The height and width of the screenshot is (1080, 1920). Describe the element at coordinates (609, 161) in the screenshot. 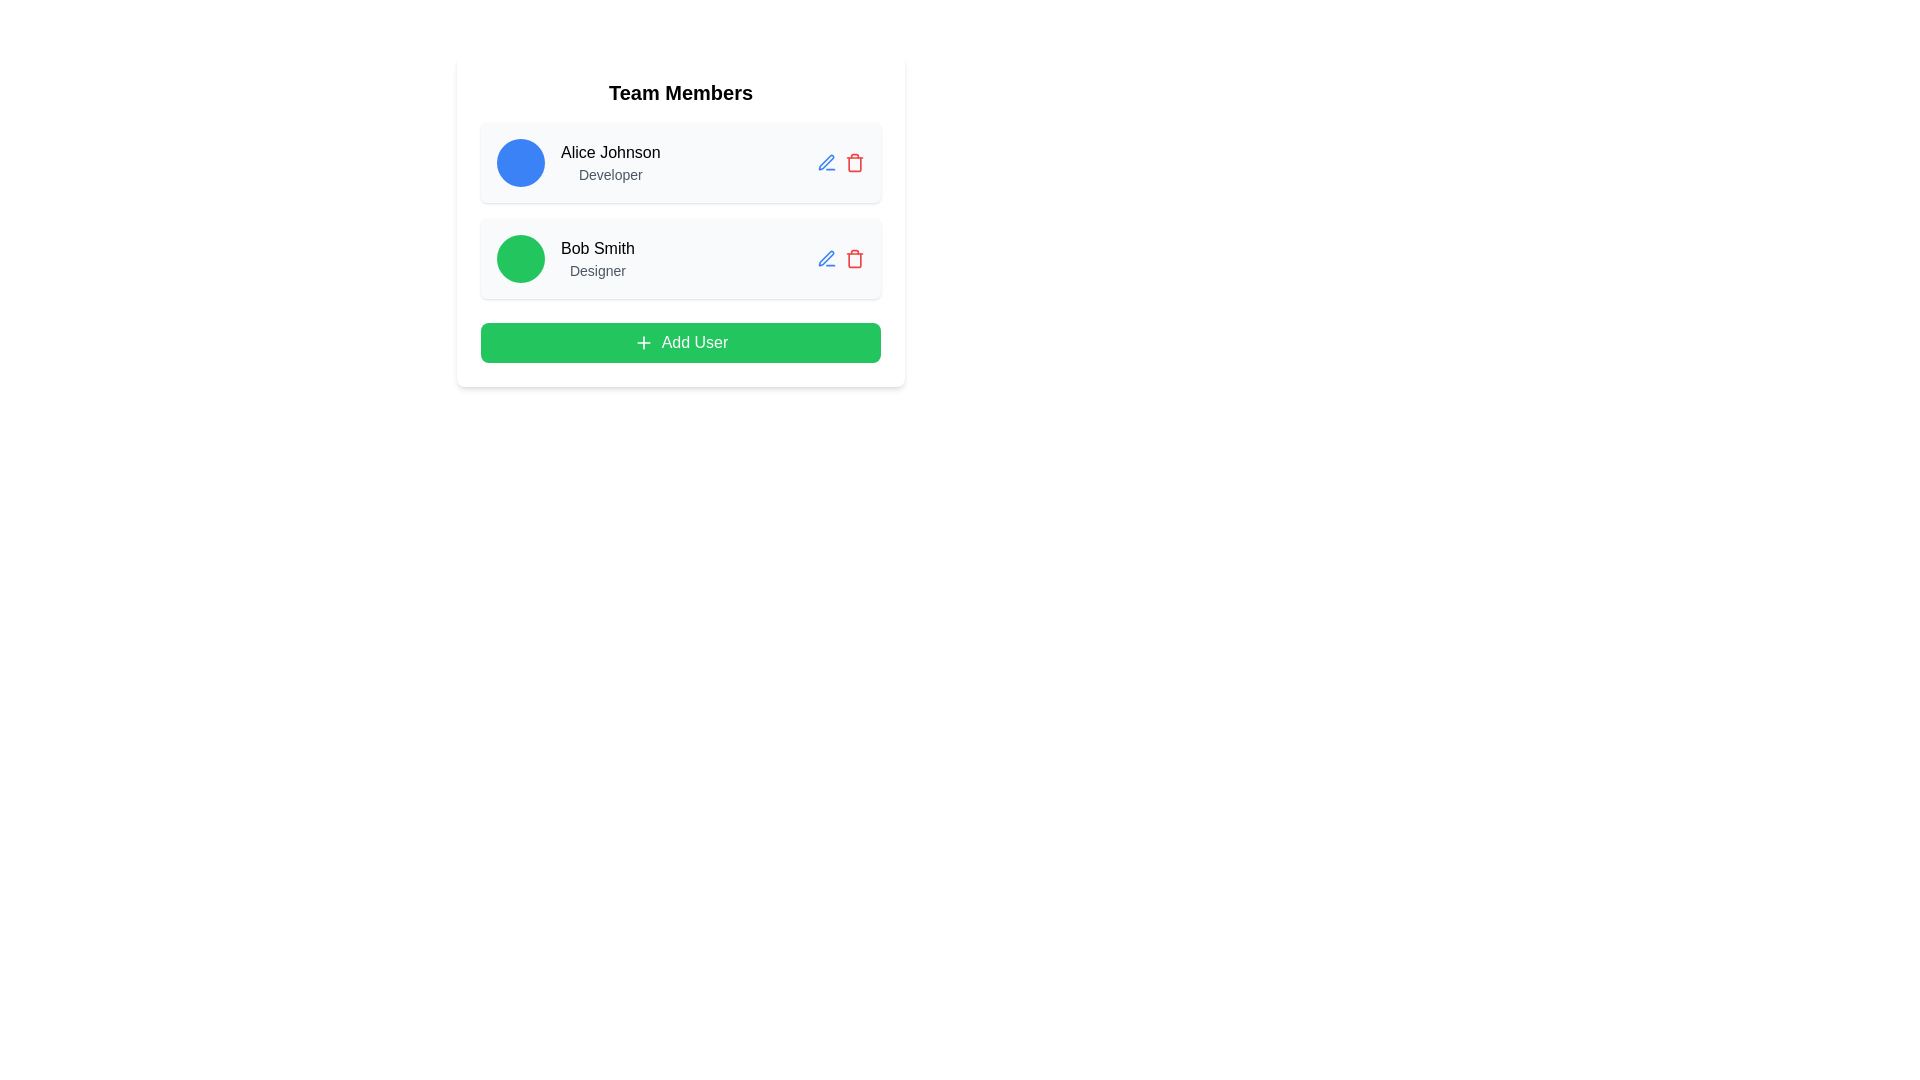

I see `the text label that identifies the role of the first team member listed in the 'Team Members' section, located to the right of a blue circular avatar` at that location.